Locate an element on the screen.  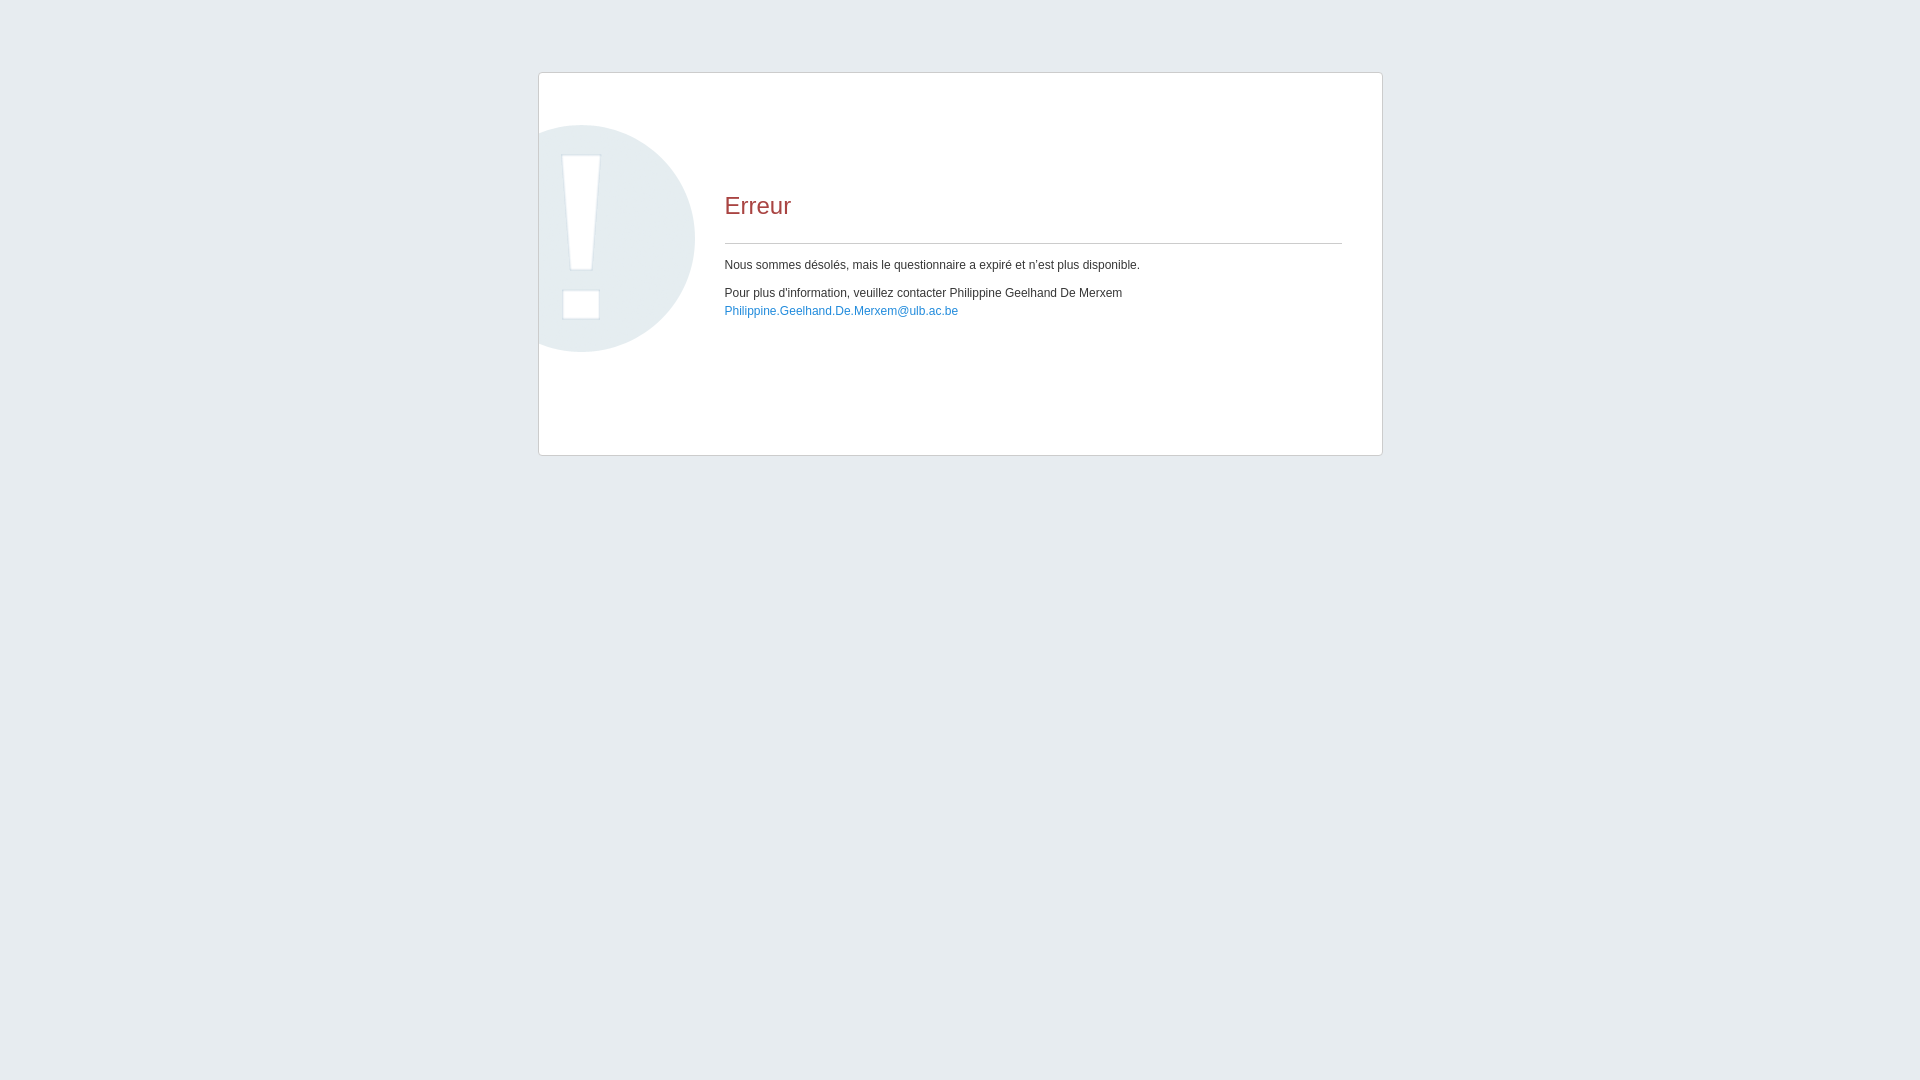
'Philippine.Geelhand.De.Merxem@ulb.ac.be' is located at coordinates (840, 311).